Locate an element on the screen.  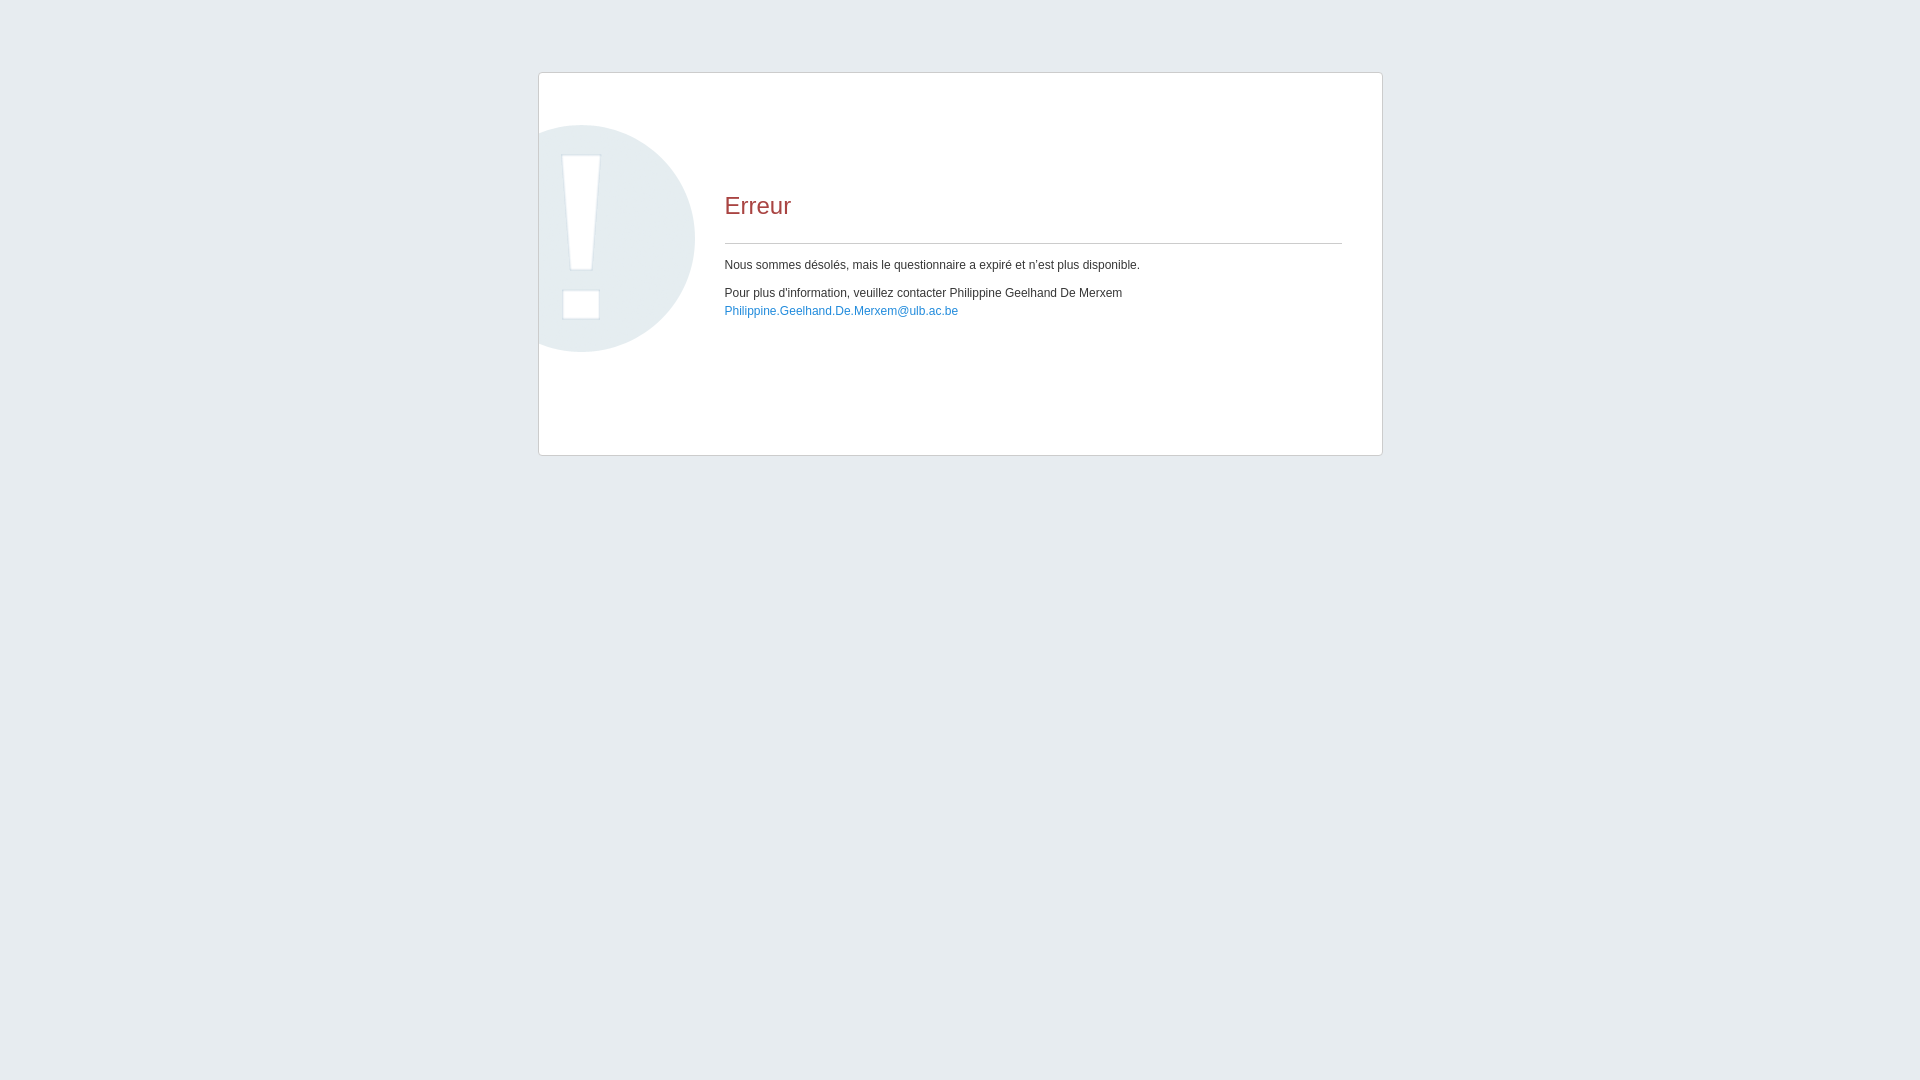
'Philippine.Geelhand.De.Merxem@ulb.ac.be' is located at coordinates (840, 311).